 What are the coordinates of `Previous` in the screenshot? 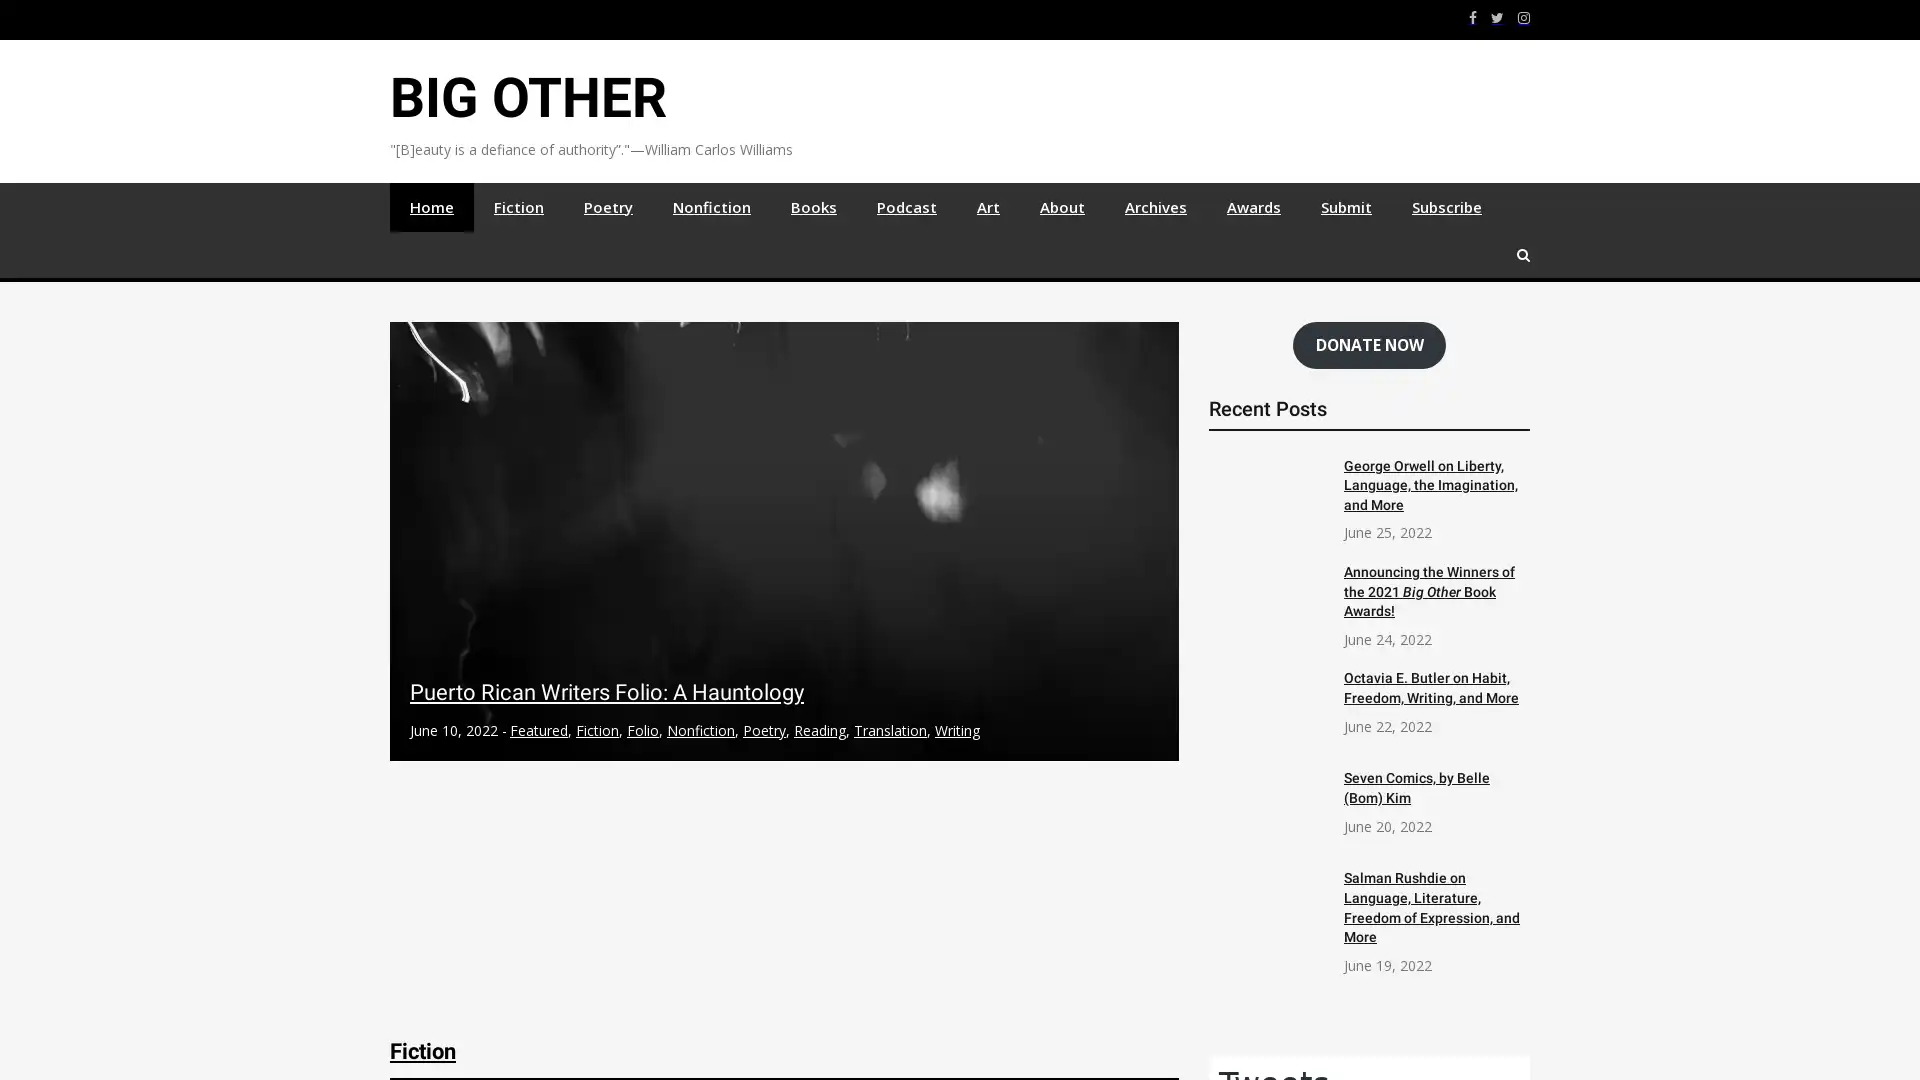 It's located at (416, 579).